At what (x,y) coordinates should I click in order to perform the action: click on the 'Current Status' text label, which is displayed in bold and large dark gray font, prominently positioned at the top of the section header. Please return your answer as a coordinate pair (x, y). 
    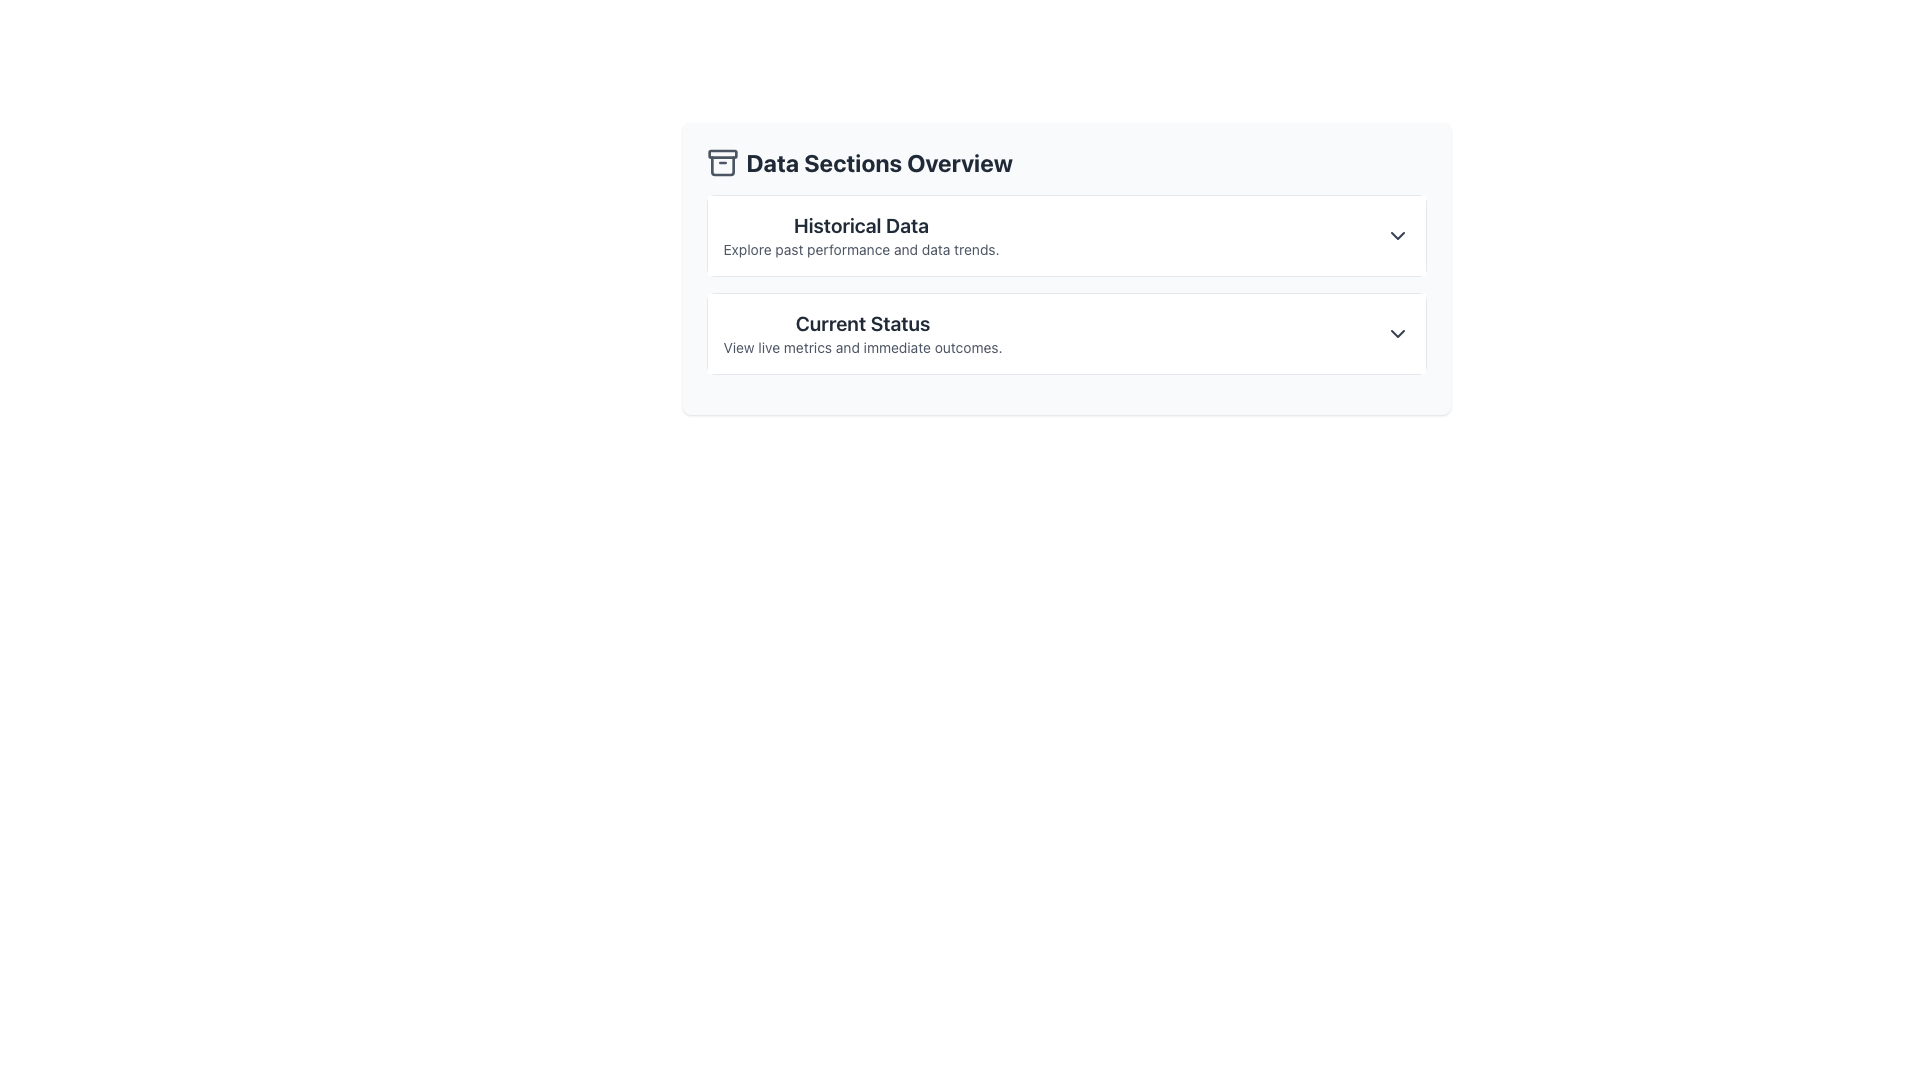
    Looking at the image, I should click on (863, 323).